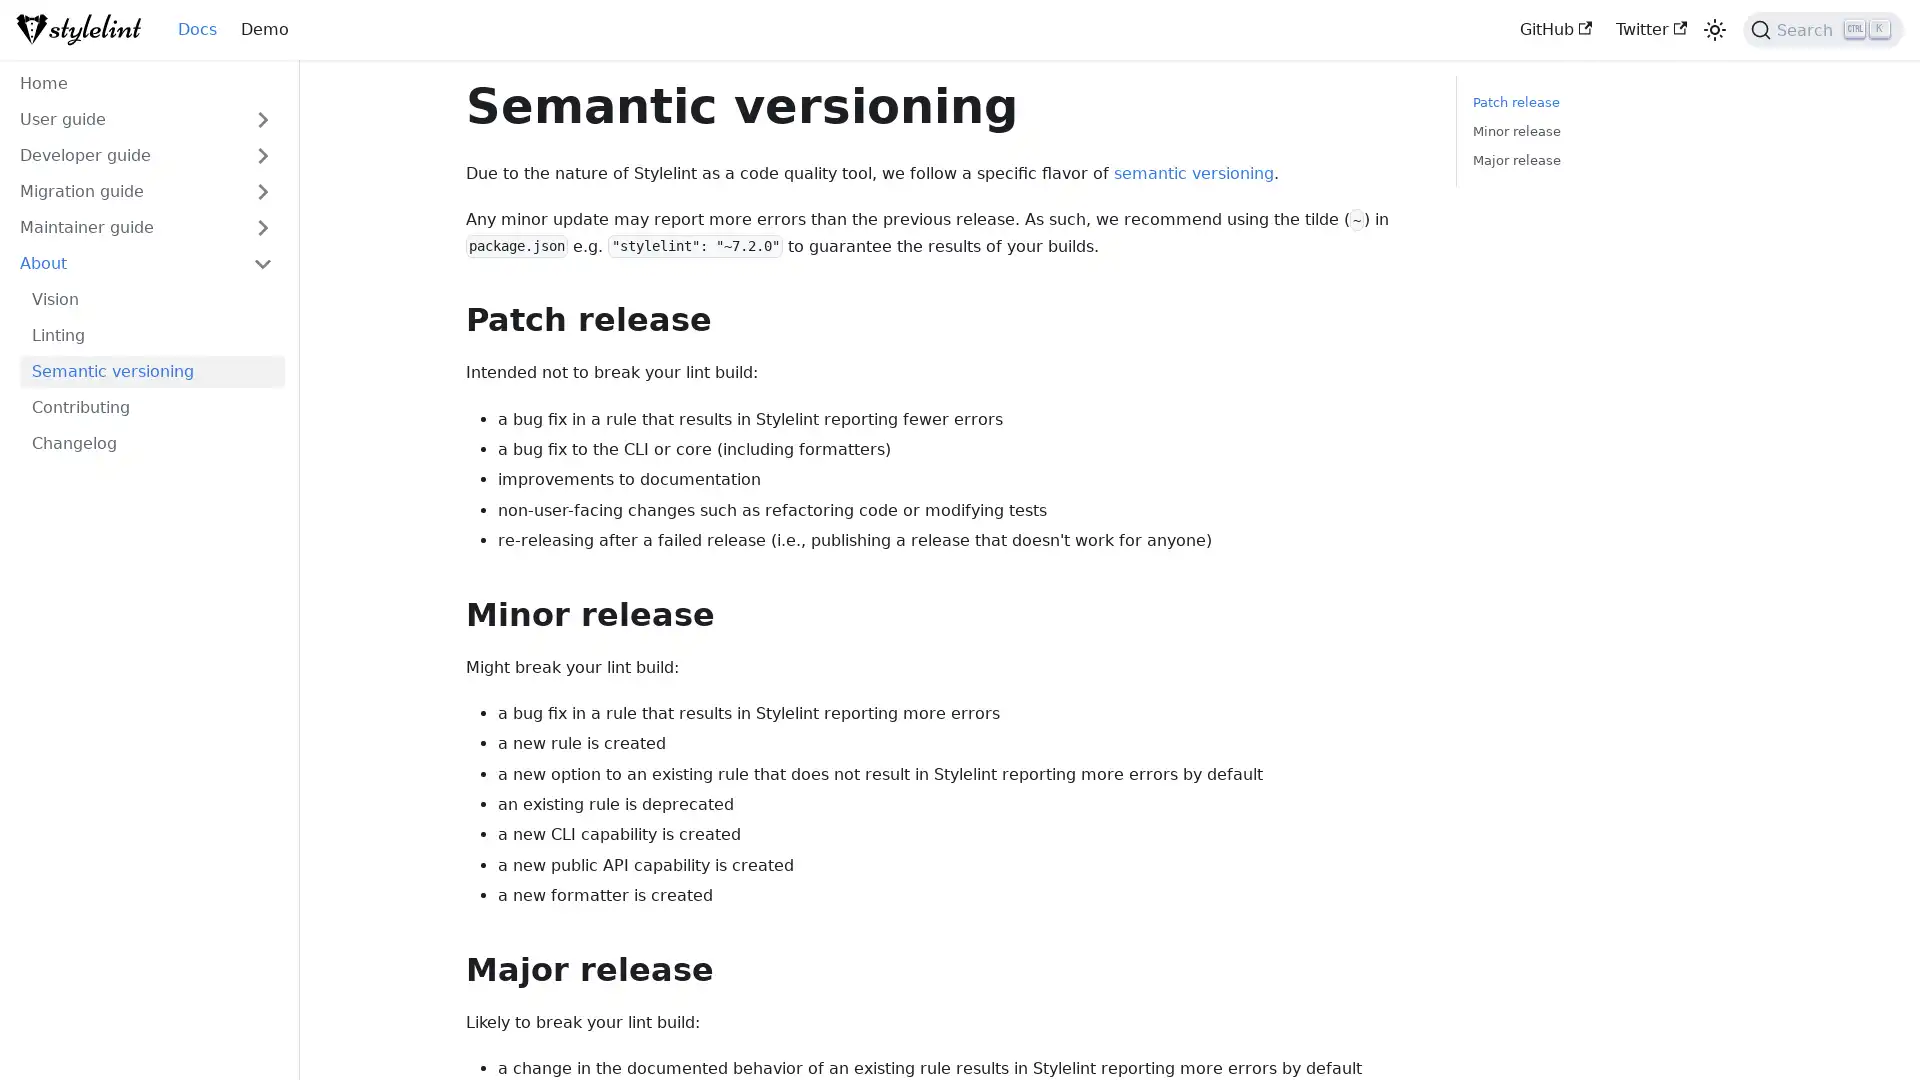 The height and width of the screenshot is (1080, 1920). I want to click on Search, so click(1823, 30).